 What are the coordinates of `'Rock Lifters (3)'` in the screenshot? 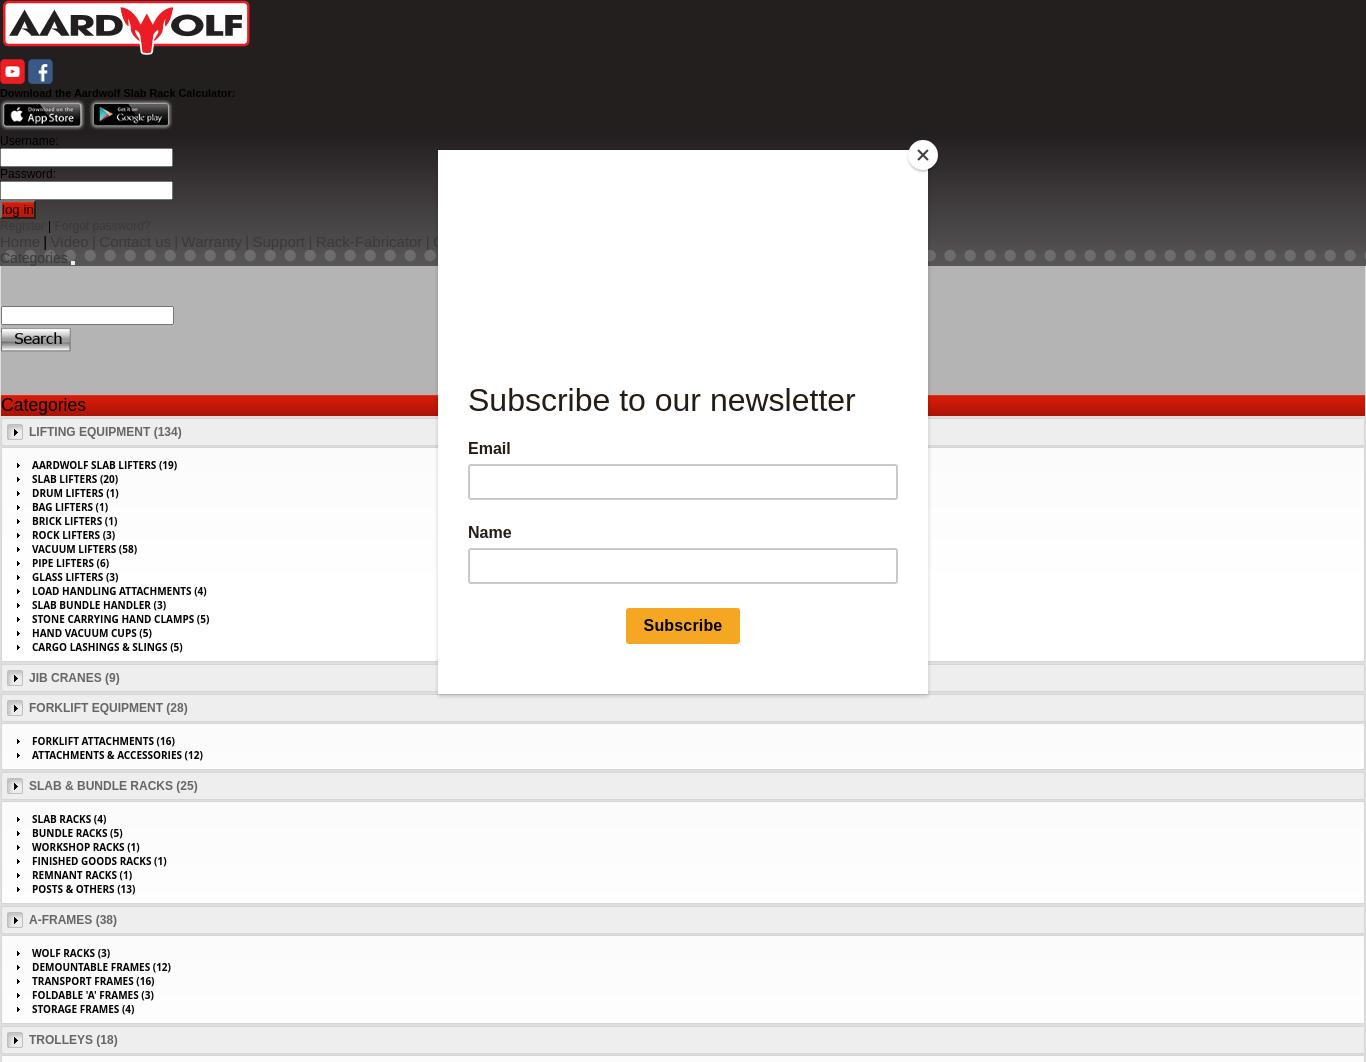 It's located at (73, 535).